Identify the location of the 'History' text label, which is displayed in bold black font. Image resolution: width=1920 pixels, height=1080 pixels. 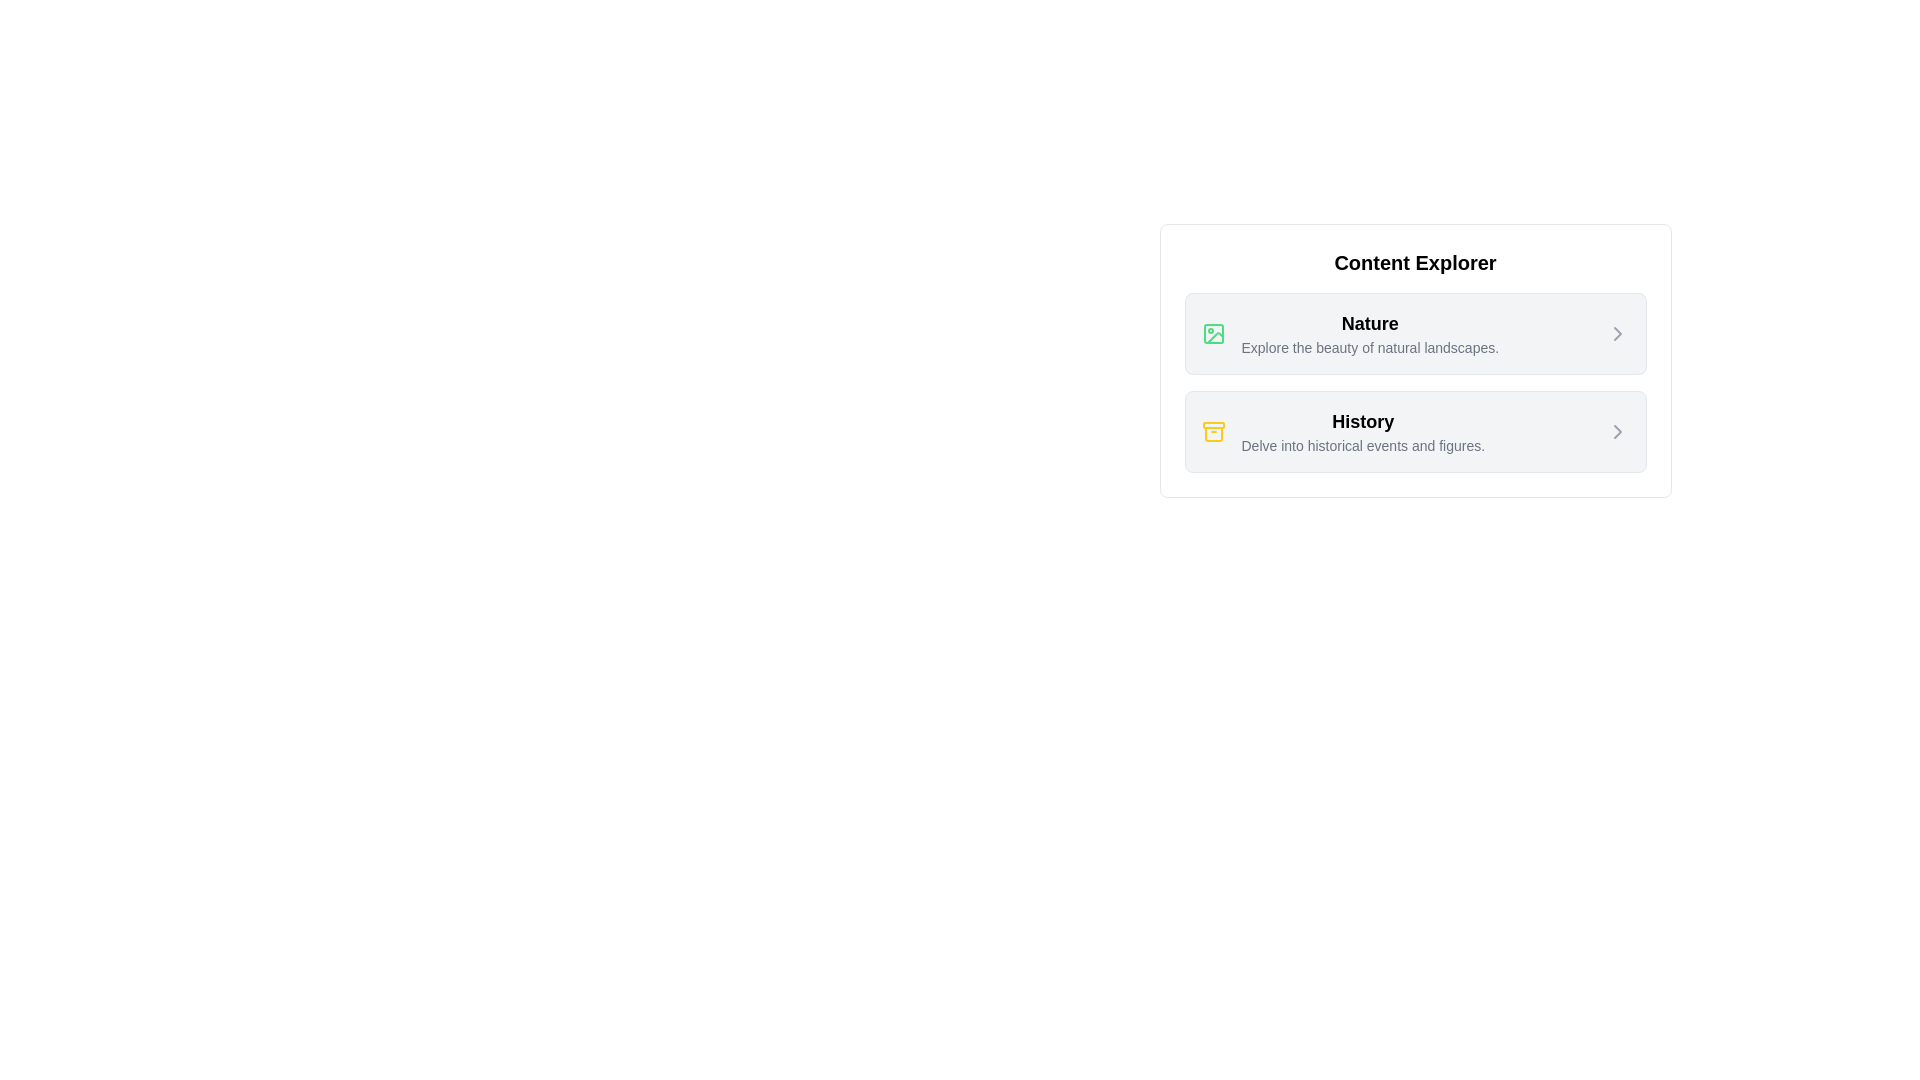
(1362, 420).